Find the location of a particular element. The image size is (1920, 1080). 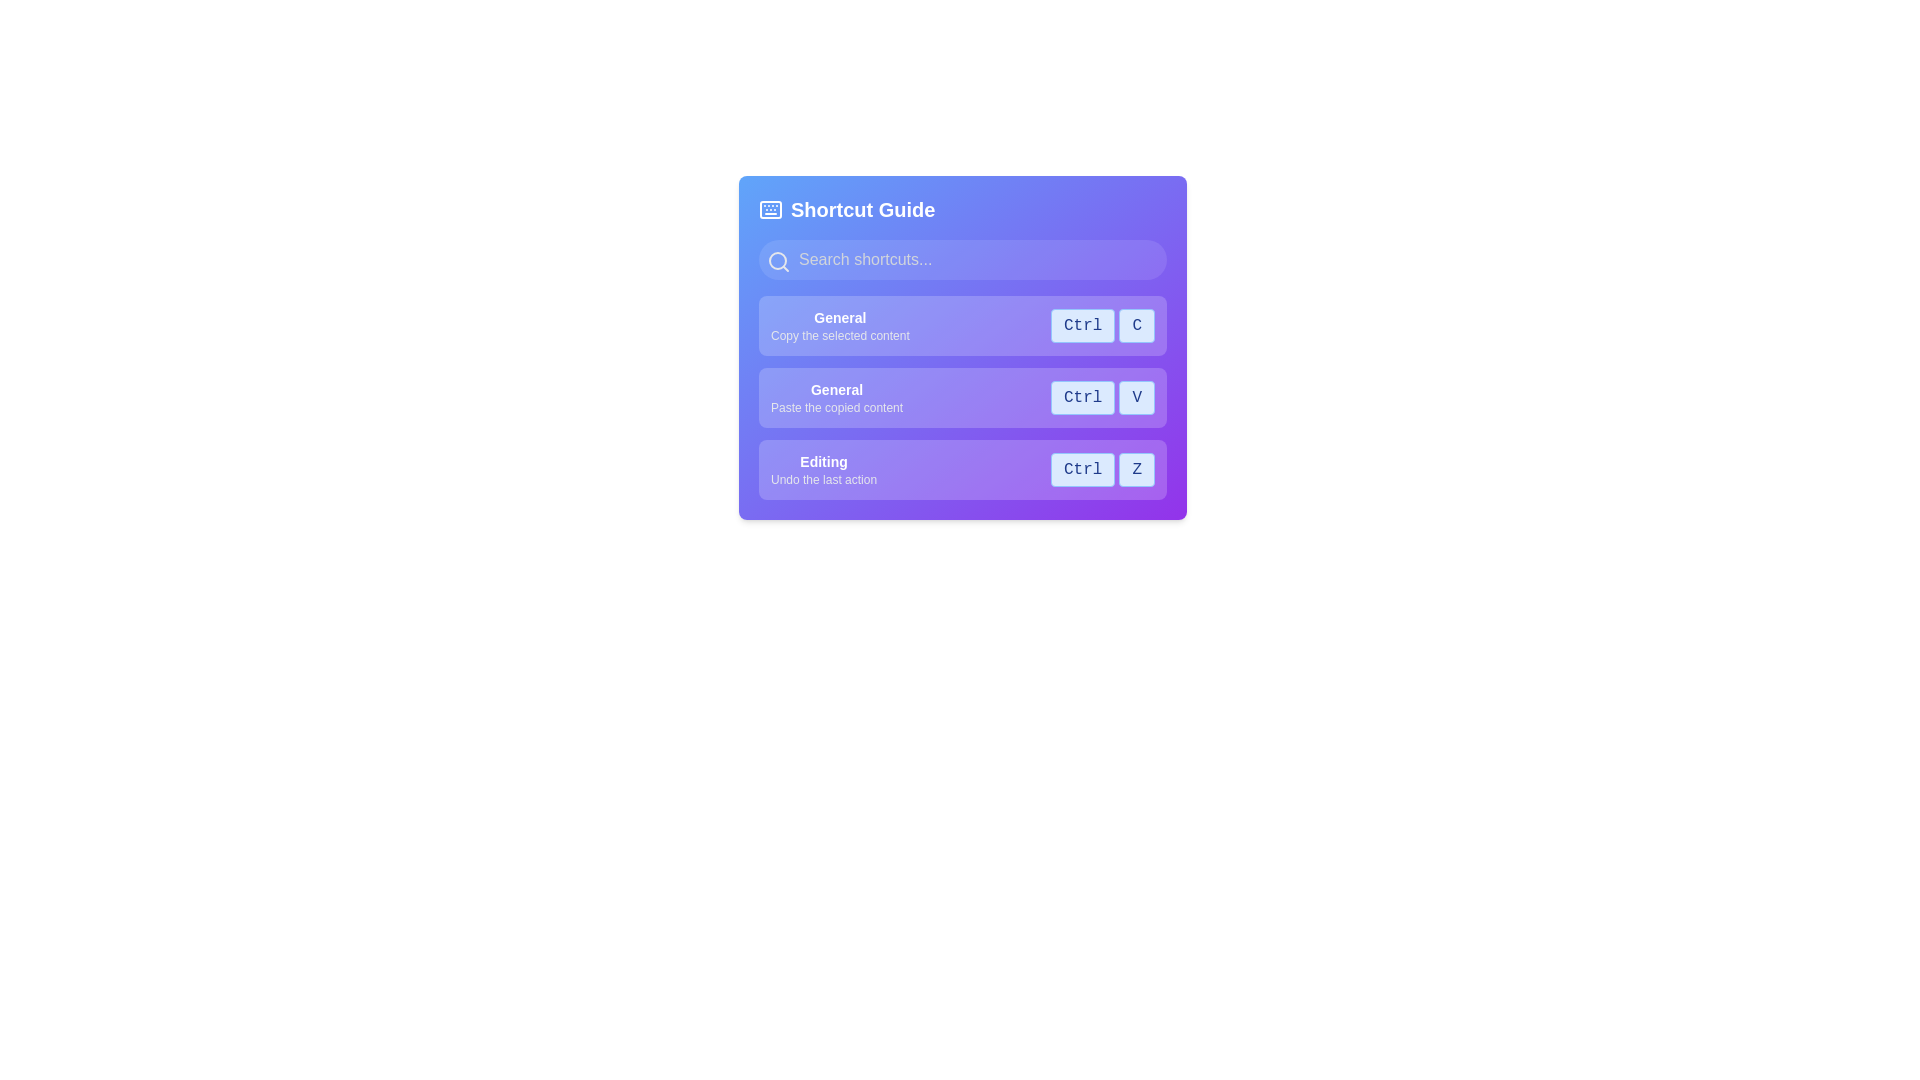

the circular graphical component within the search icon, which is located to the left of the search input box in the 'Shortcut Guide' dialog is located at coordinates (776, 260).